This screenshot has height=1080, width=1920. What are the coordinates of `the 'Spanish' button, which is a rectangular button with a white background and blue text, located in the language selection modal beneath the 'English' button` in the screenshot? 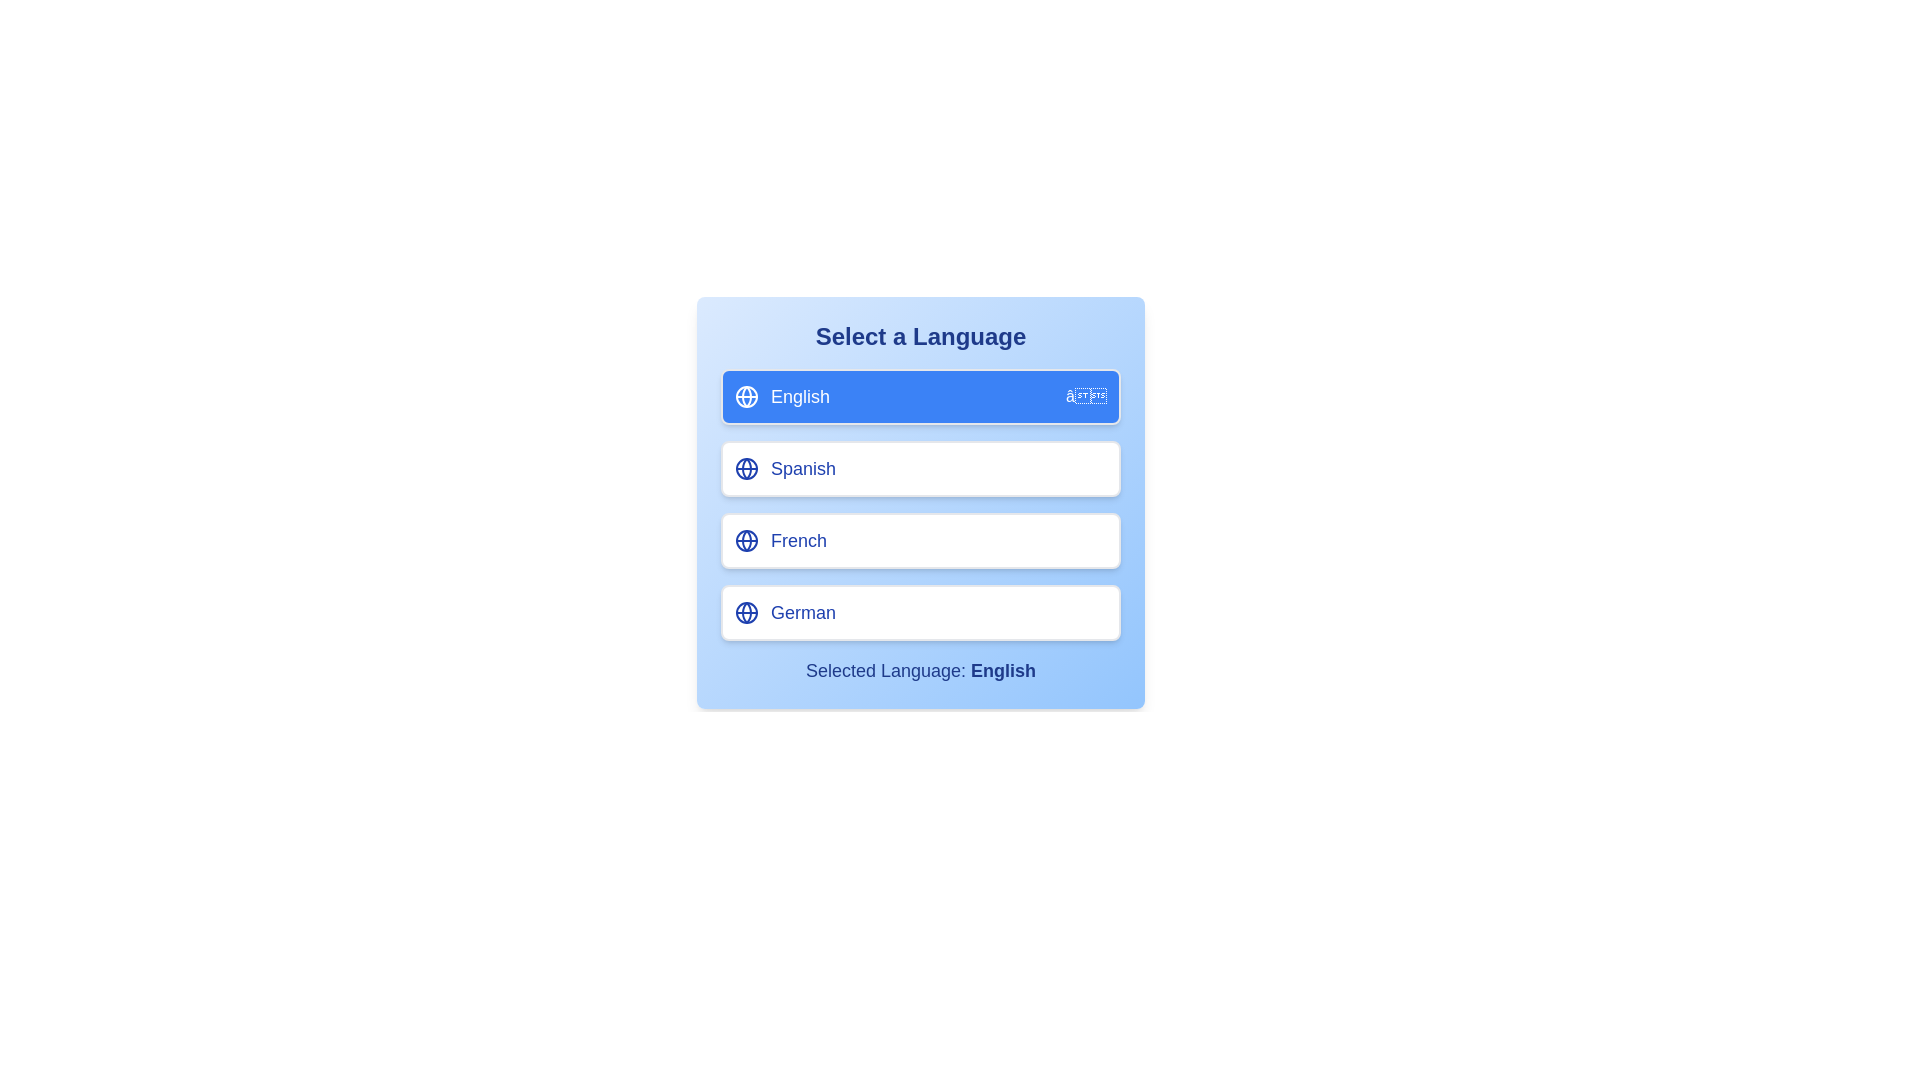 It's located at (920, 492).